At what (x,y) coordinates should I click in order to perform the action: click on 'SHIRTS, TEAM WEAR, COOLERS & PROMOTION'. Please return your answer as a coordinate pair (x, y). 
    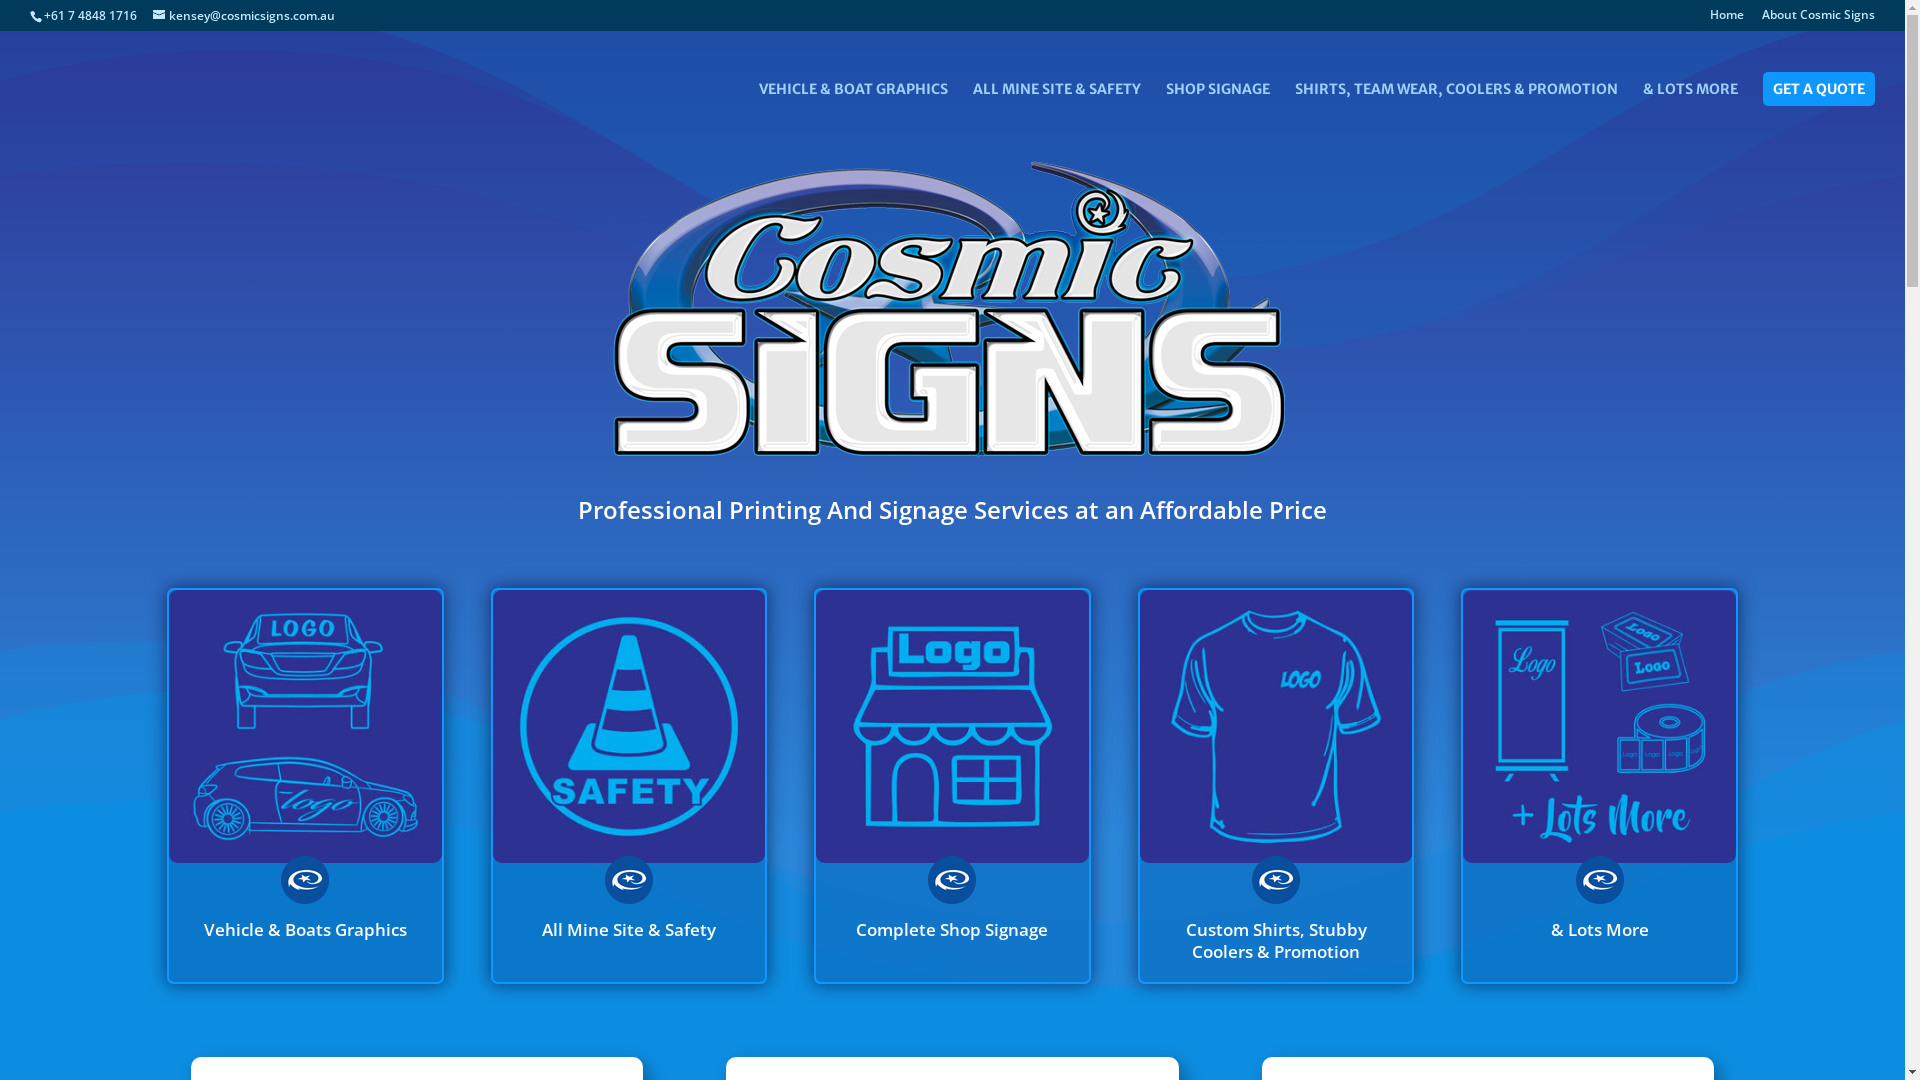
    Looking at the image, I should click on (1456, 99).